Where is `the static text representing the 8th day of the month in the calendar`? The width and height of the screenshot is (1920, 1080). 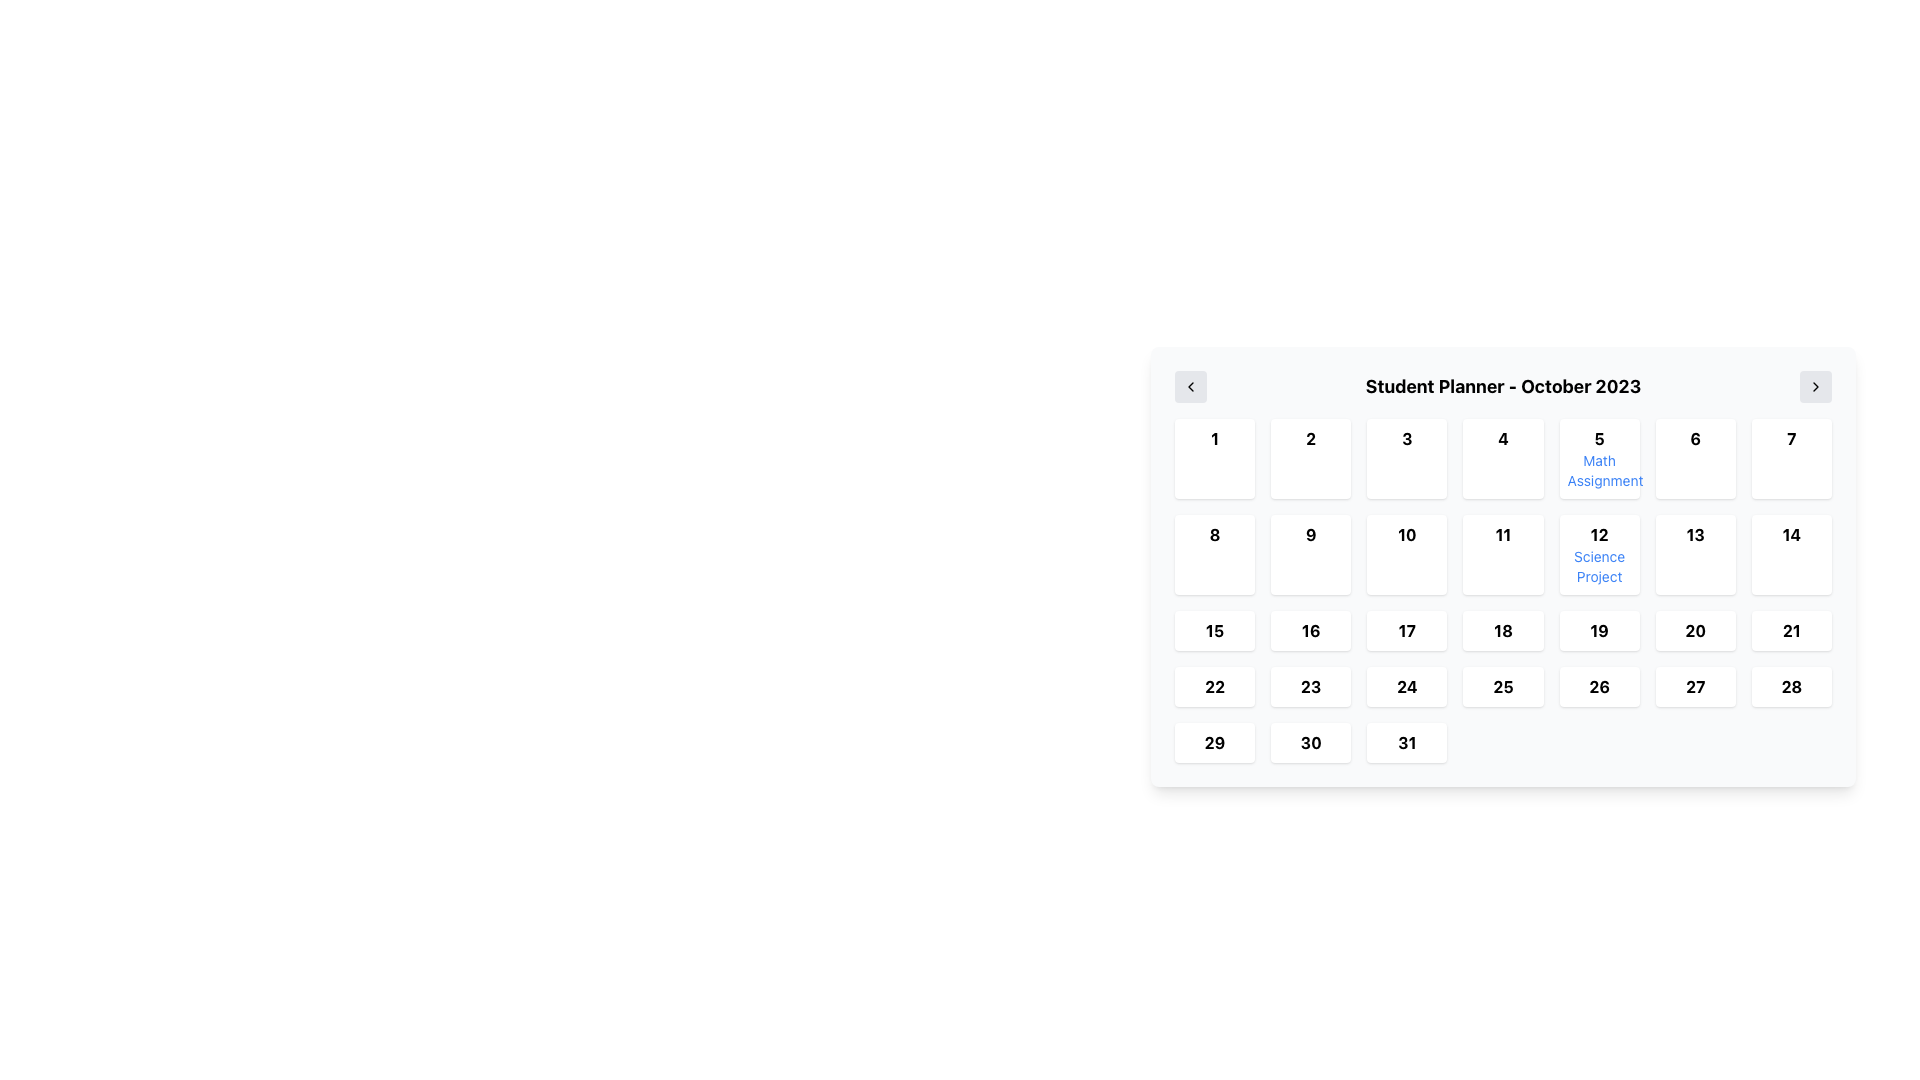
the static text representing the 8th day of the month in the calendar is located at coordinates (1213, 534).